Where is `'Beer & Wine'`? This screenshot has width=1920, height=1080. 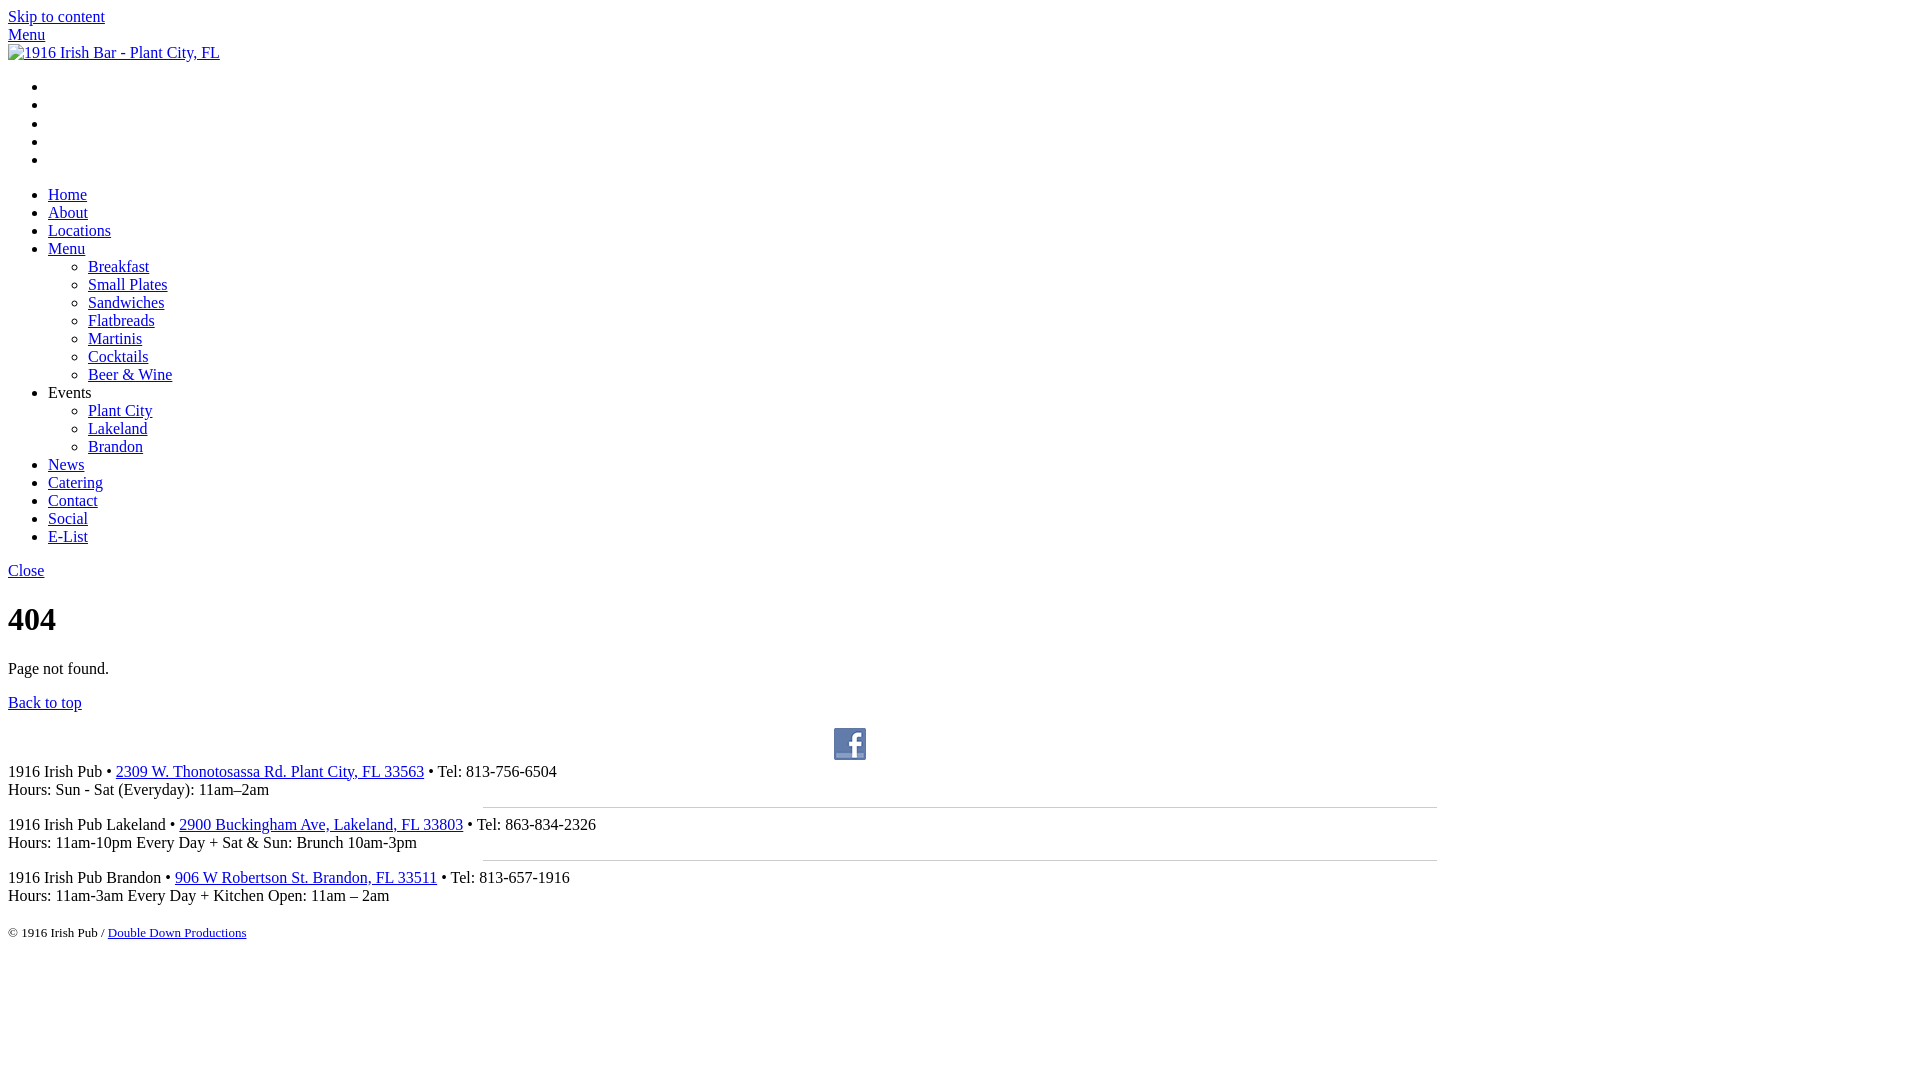 'Beer & Wine' is located at coordinates (128, 374).